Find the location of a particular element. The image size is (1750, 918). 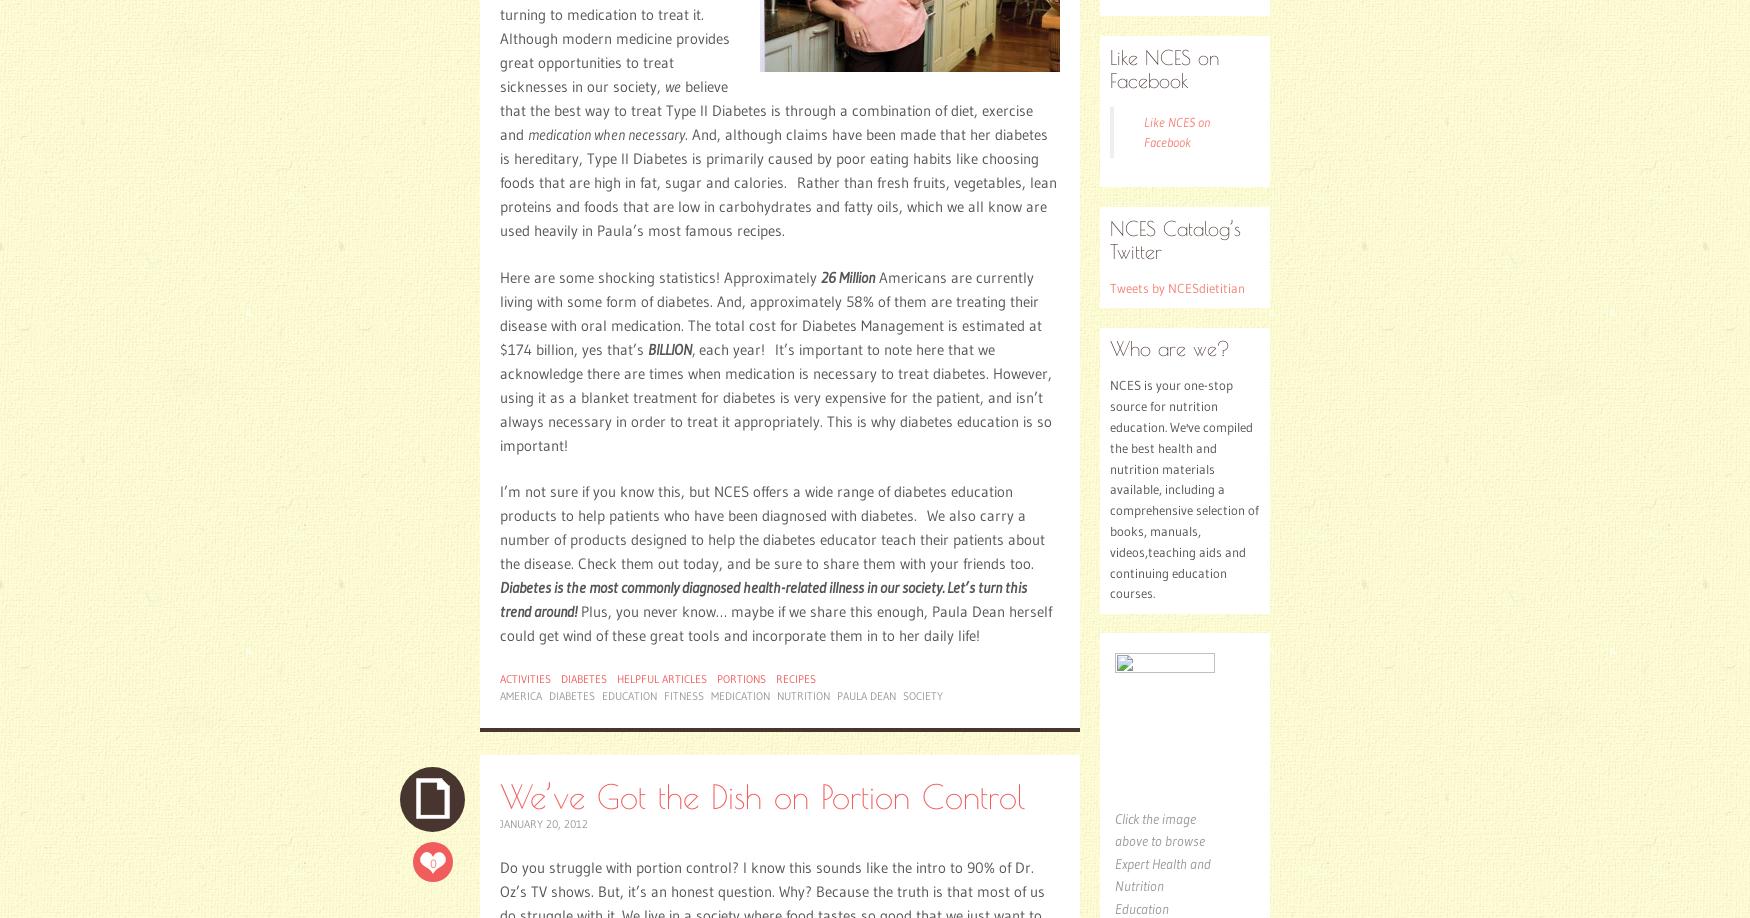

'Americans are currently living with some form of diabetes. And, approximately 58% of them are treating their disease with oral medication. The total cost for Diabetes Management is estimated at $174 billion, yes that’s' is located at coordinates (770, 312).